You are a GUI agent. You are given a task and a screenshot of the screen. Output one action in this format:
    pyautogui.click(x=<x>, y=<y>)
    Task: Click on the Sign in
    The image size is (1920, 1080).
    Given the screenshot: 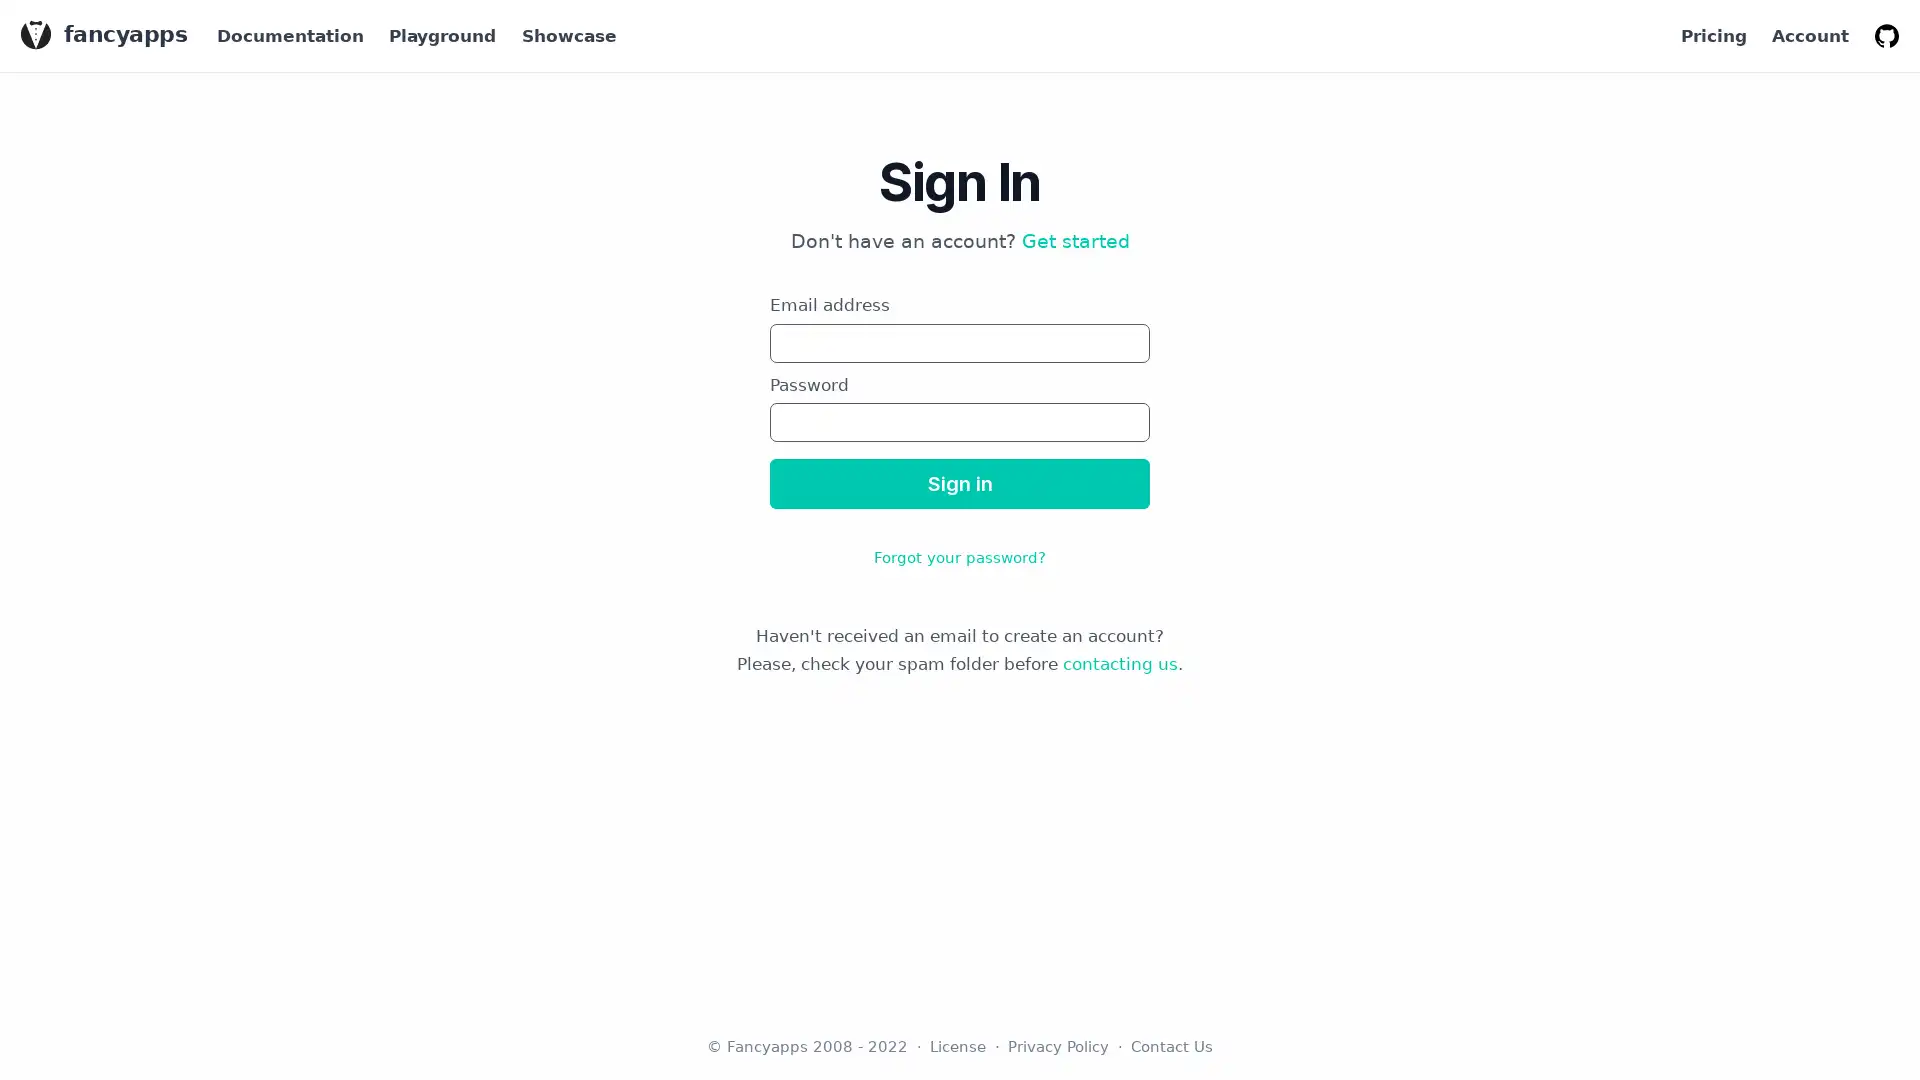 What is the action you would take?
    pyautogui.click(x=960, y=483)
    